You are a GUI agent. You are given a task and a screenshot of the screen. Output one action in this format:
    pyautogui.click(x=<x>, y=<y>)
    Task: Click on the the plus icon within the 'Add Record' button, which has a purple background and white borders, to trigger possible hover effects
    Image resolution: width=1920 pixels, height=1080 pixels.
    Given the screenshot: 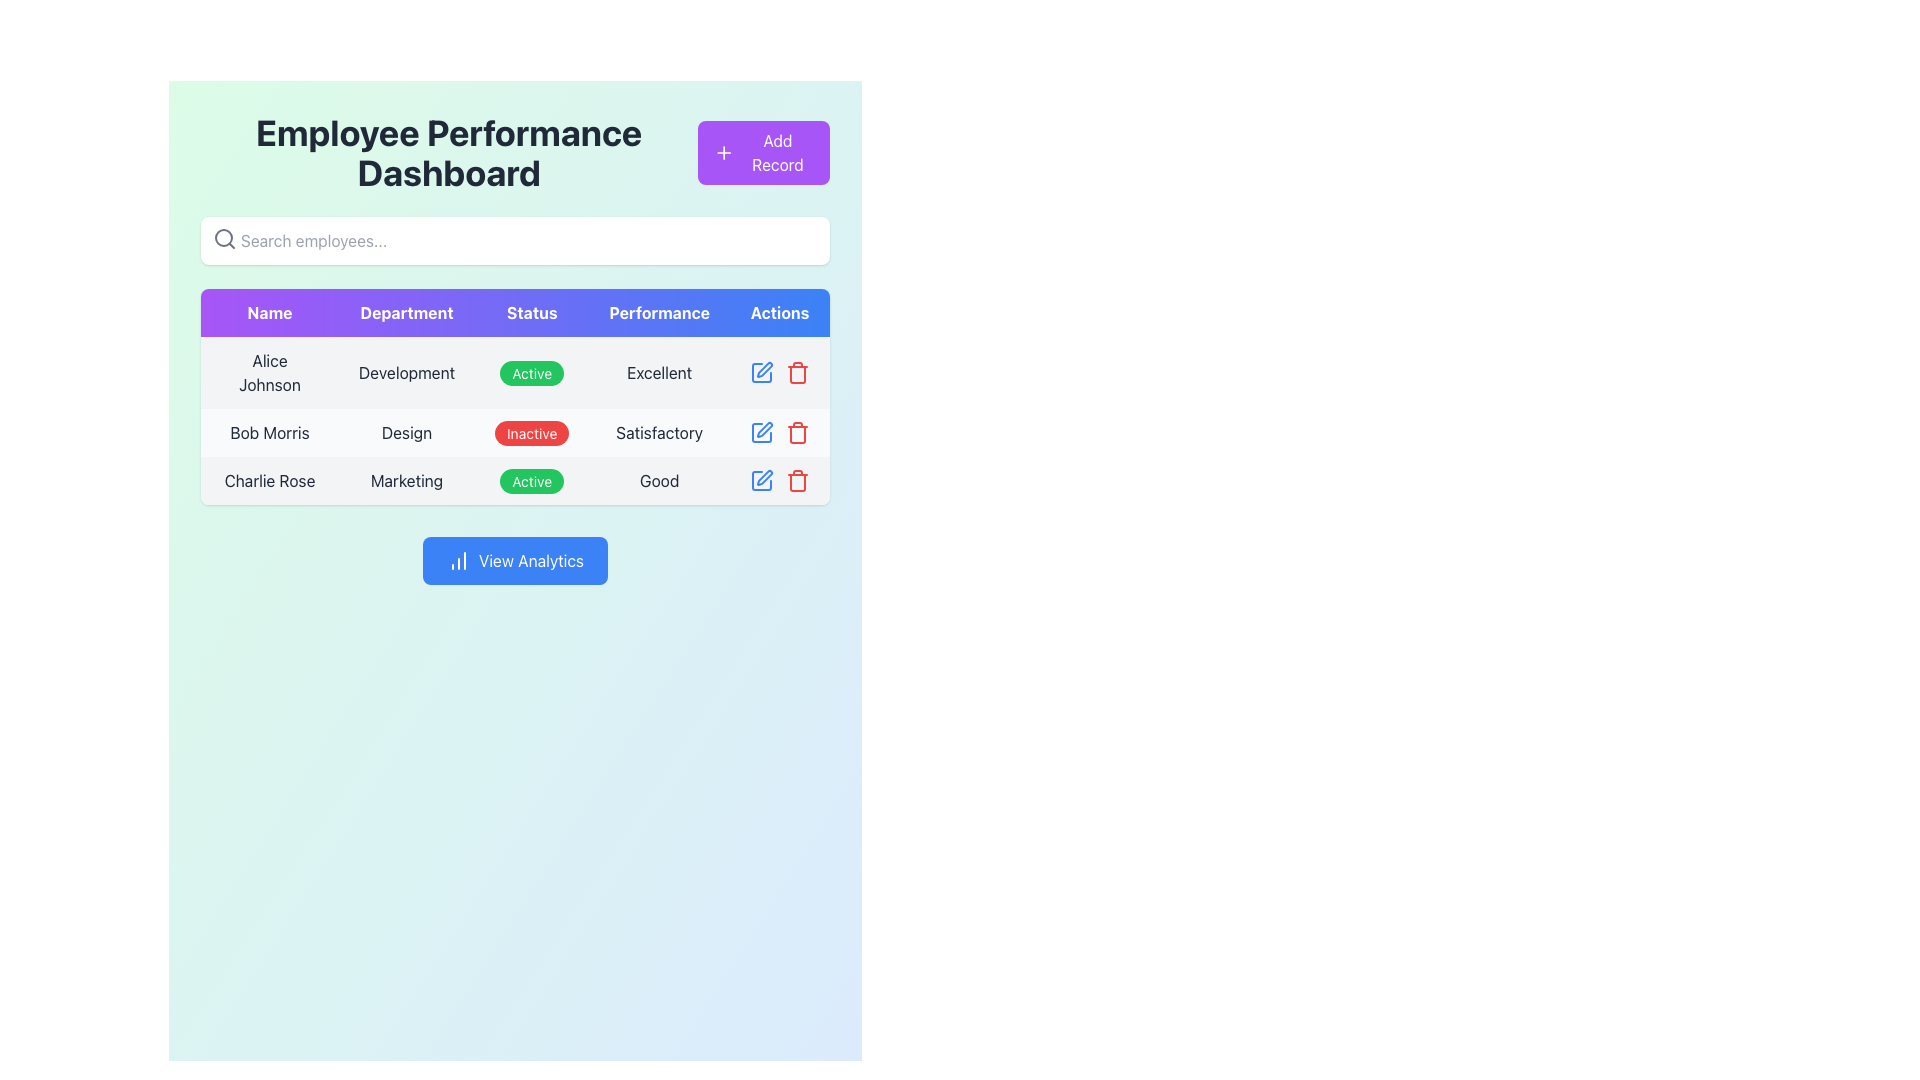 What is the action you would take?
    pyautogui.click(x=722, y=152)
    